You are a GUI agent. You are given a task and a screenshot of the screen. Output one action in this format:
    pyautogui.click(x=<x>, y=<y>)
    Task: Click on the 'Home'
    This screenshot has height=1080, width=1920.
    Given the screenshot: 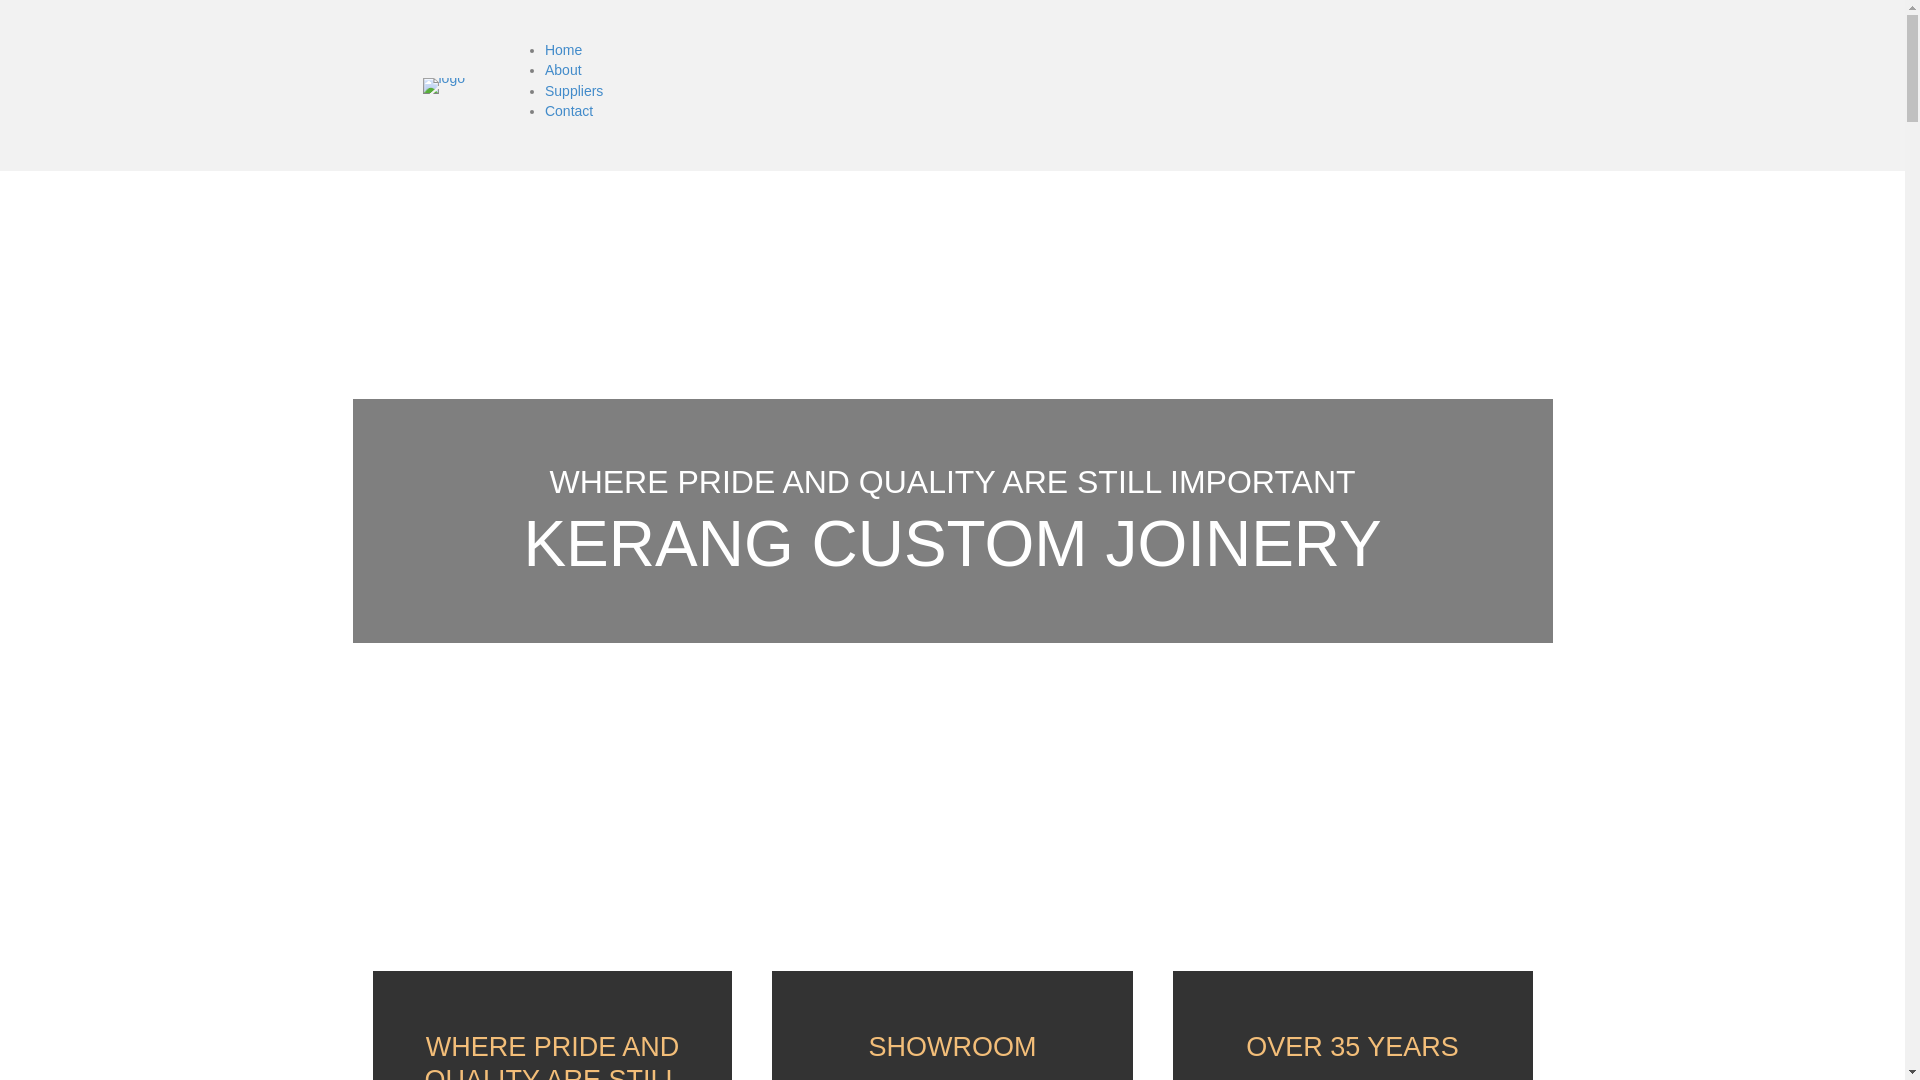 What is the action you would take?
    pyautogui.click(x=545, y=49)
    